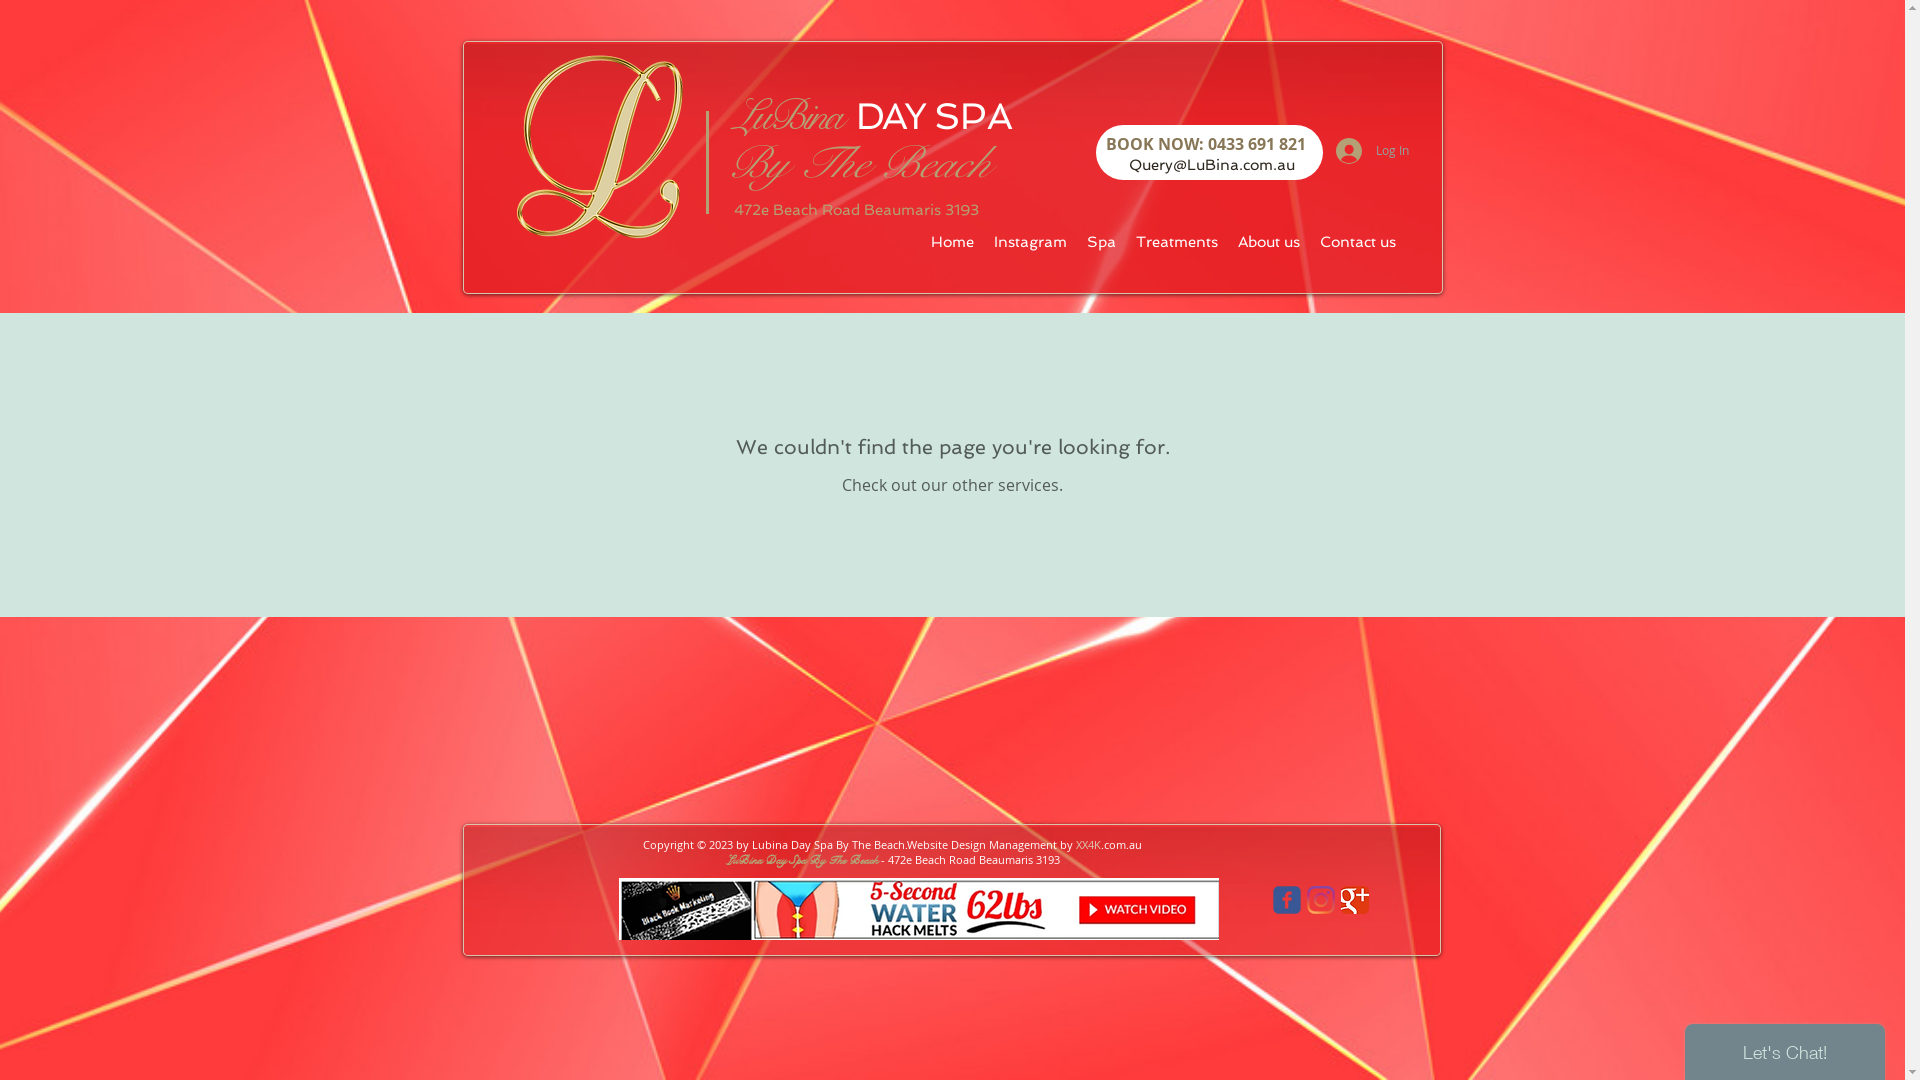 The image size is (1920, 1080). What do you see at coordinates (1358, 241) in the screenshot?
I see `'Contact us'` at bounding box center [1358, 241].